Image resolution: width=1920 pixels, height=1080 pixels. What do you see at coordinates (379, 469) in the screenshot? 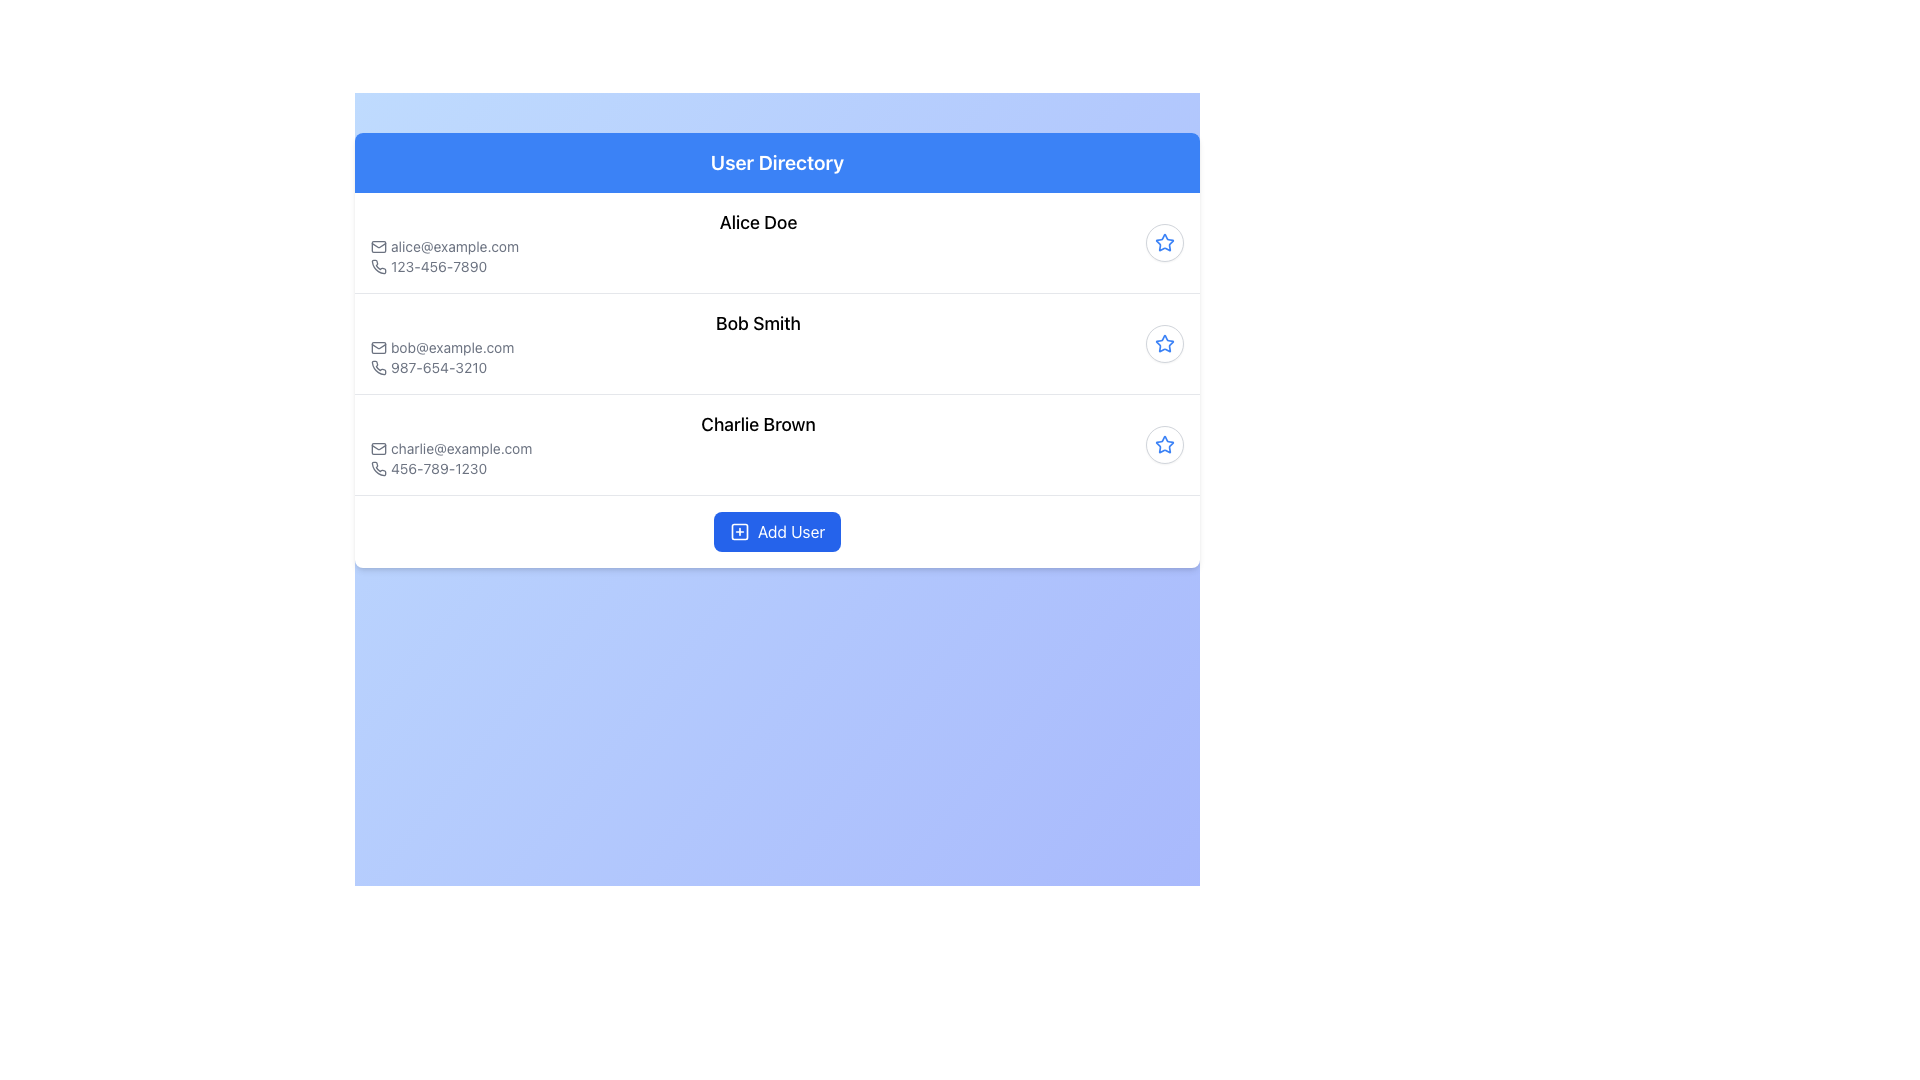
I see `the phone icon located to the left of the text '456-789-1230' in the user entry for 'Charlie Brown' in the directory list` at bounding box center [379, 469].